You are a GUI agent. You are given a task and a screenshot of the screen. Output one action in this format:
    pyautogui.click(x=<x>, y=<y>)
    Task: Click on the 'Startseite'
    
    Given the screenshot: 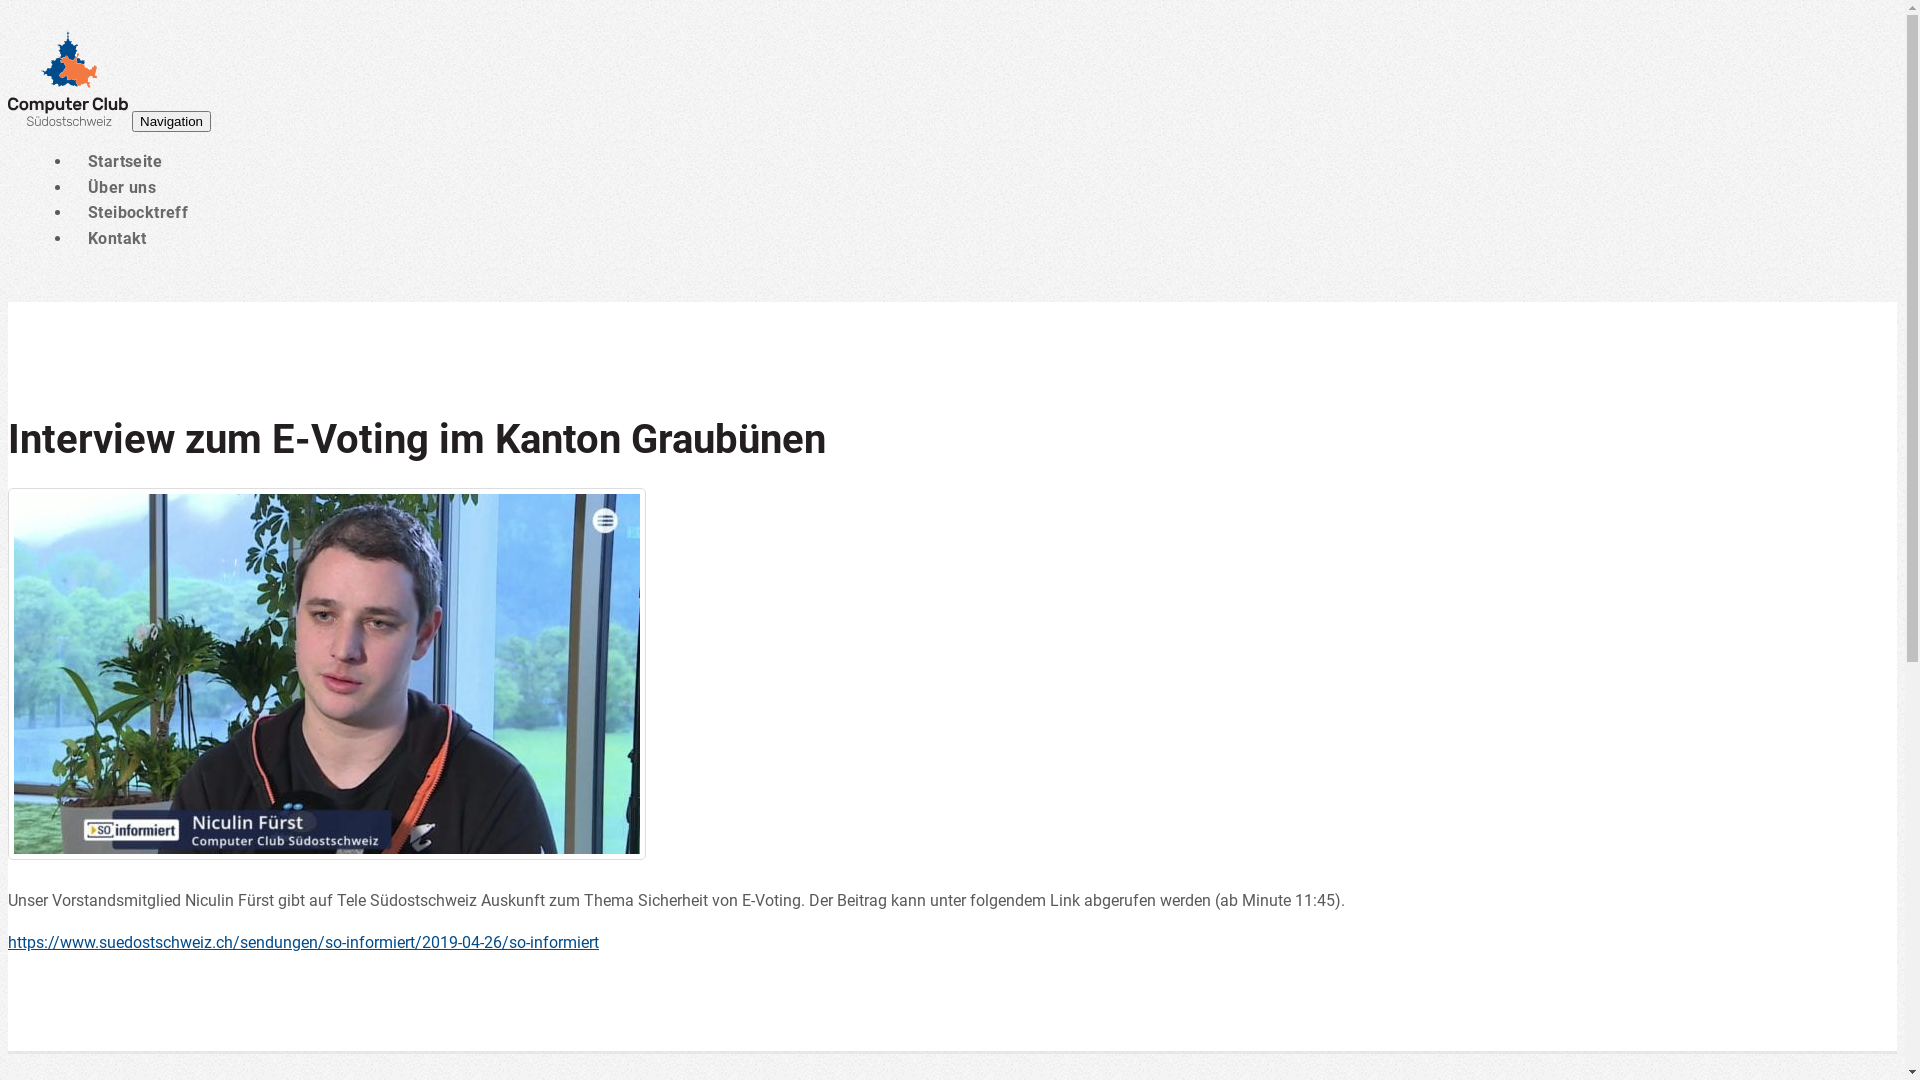 What is the action you would take?
    pyautogui.click(x=123, y=160)
    